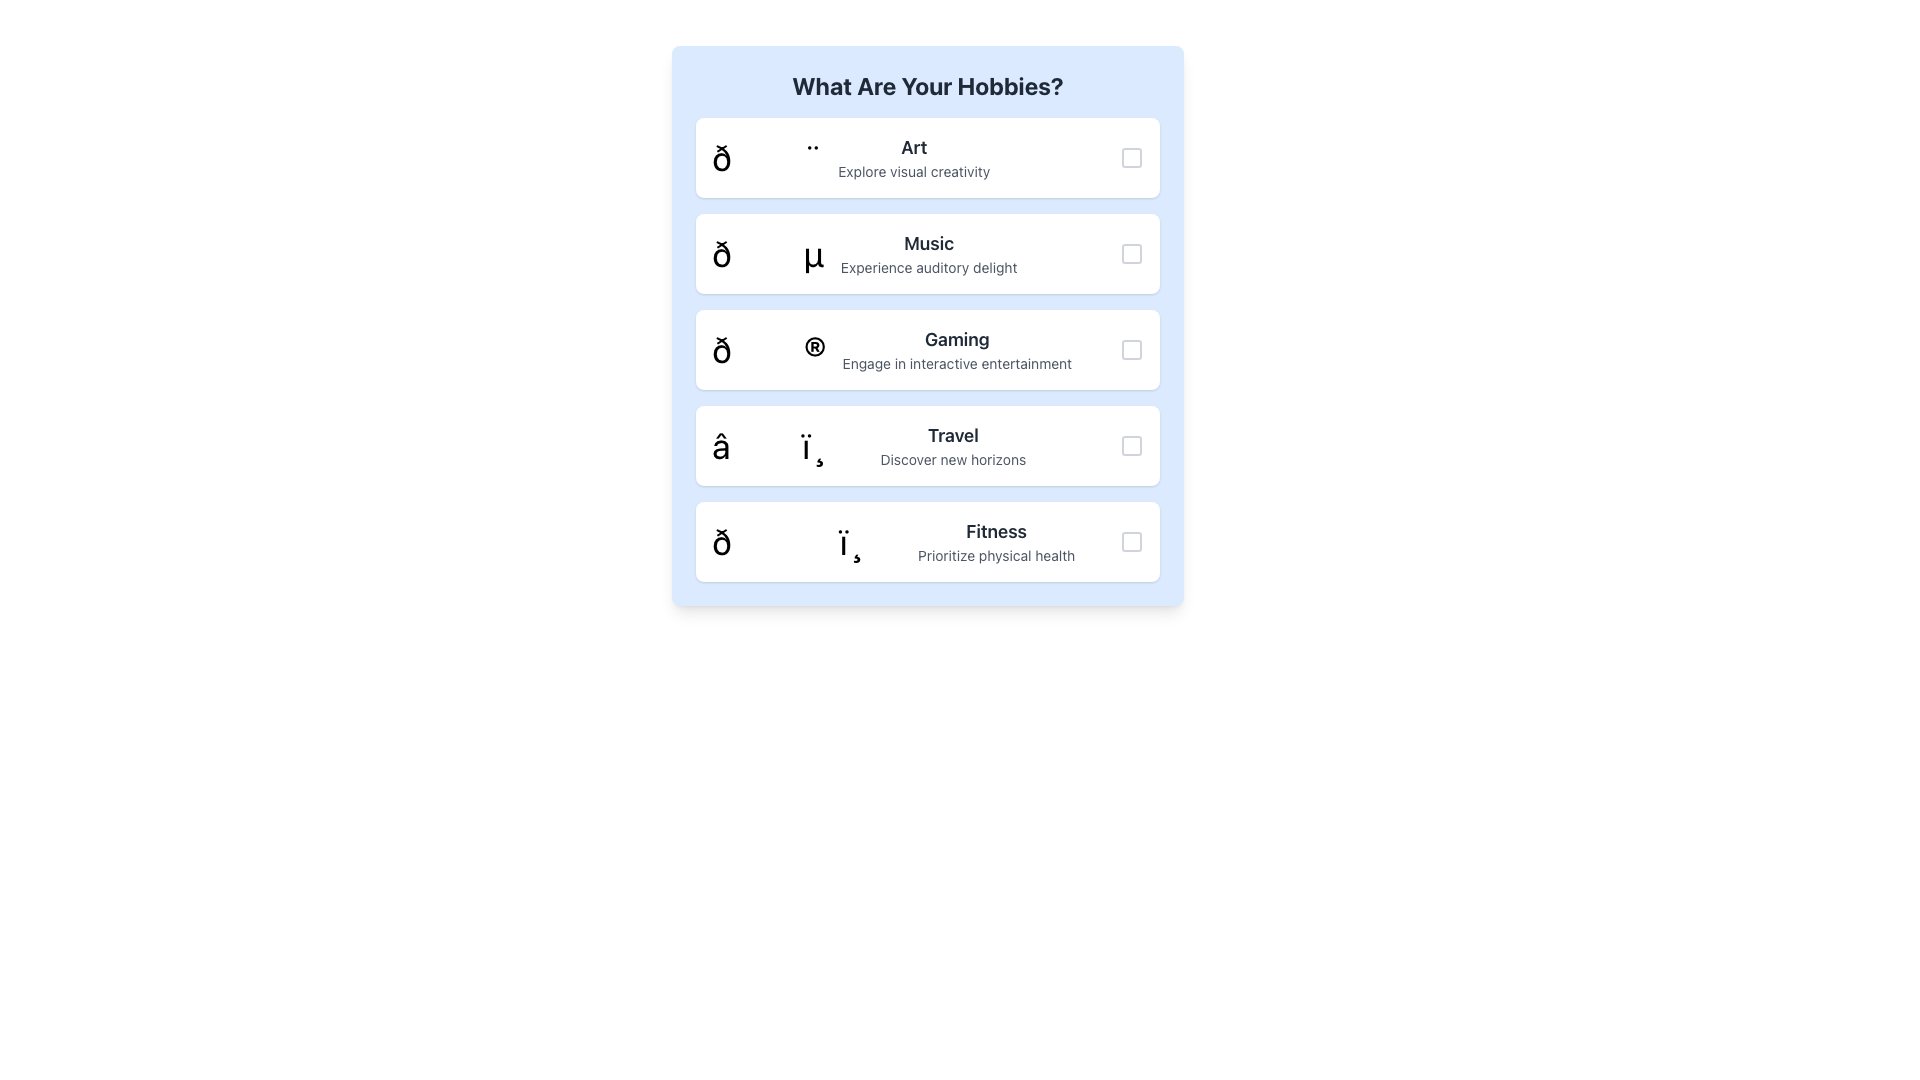  What do you see at coordinates (926, 542) in the screenshot?
I see `the checkbox of the selectable list item labeled 'Fitness' with the subtitle 'Prioritize physical health'` at bounding box center [926, 542].